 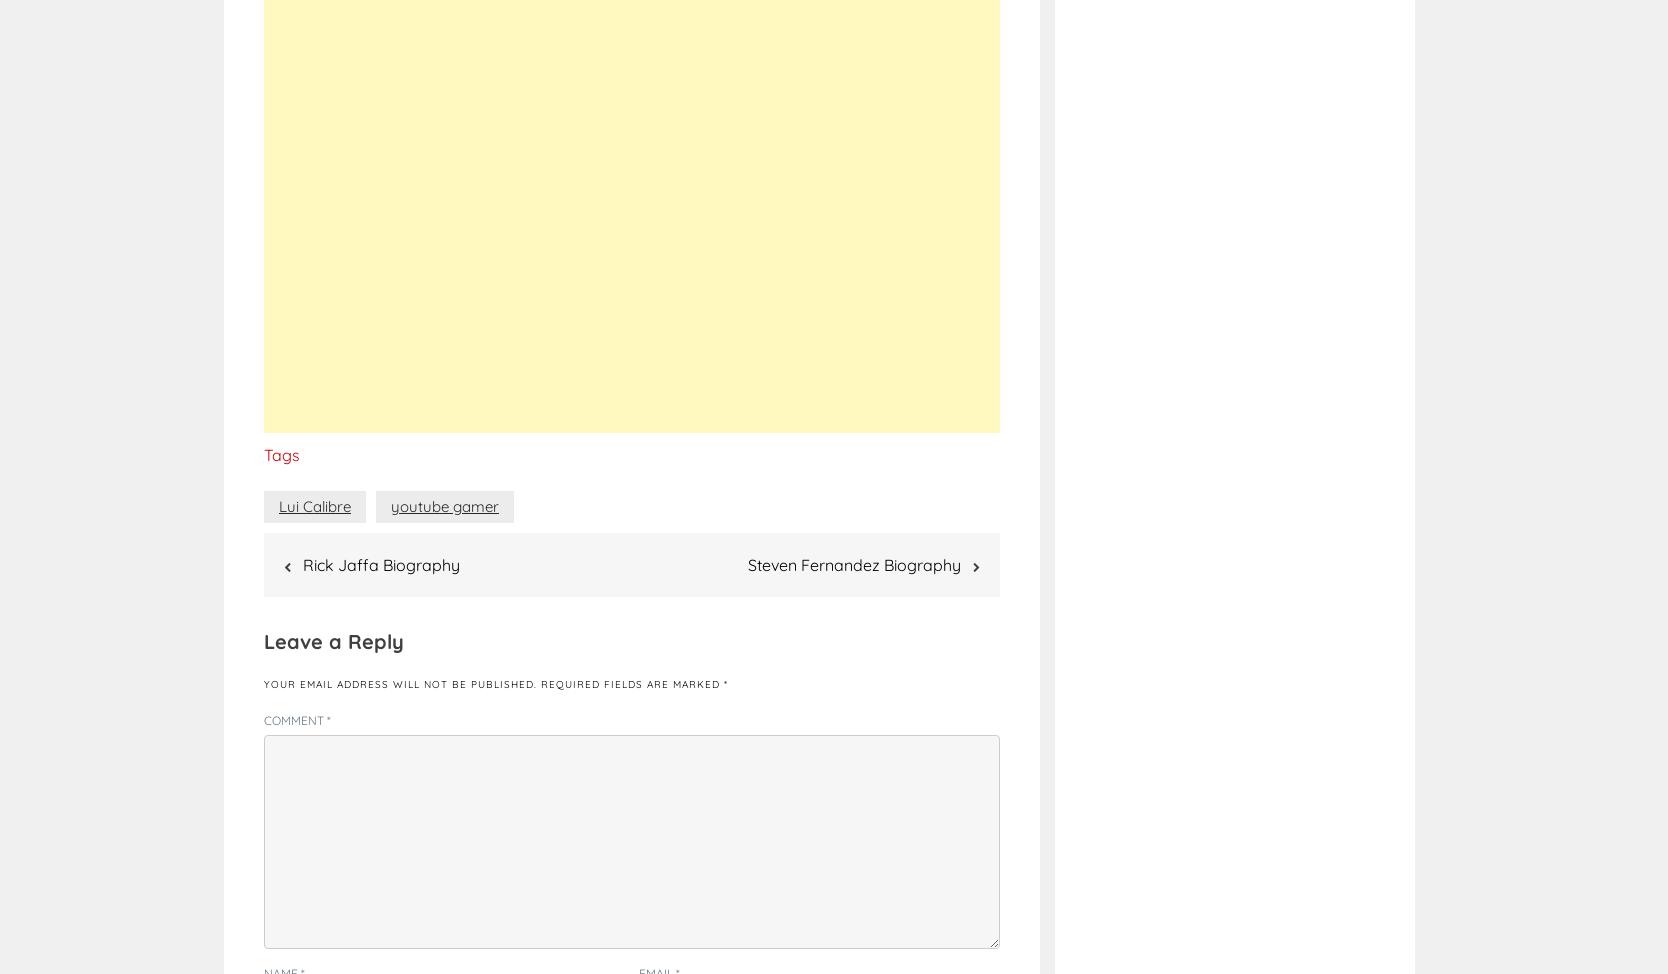 What do you see at coordinates (263, 452) in the screenshot?
I see `'Tags'` at bounding box center [263, 452].